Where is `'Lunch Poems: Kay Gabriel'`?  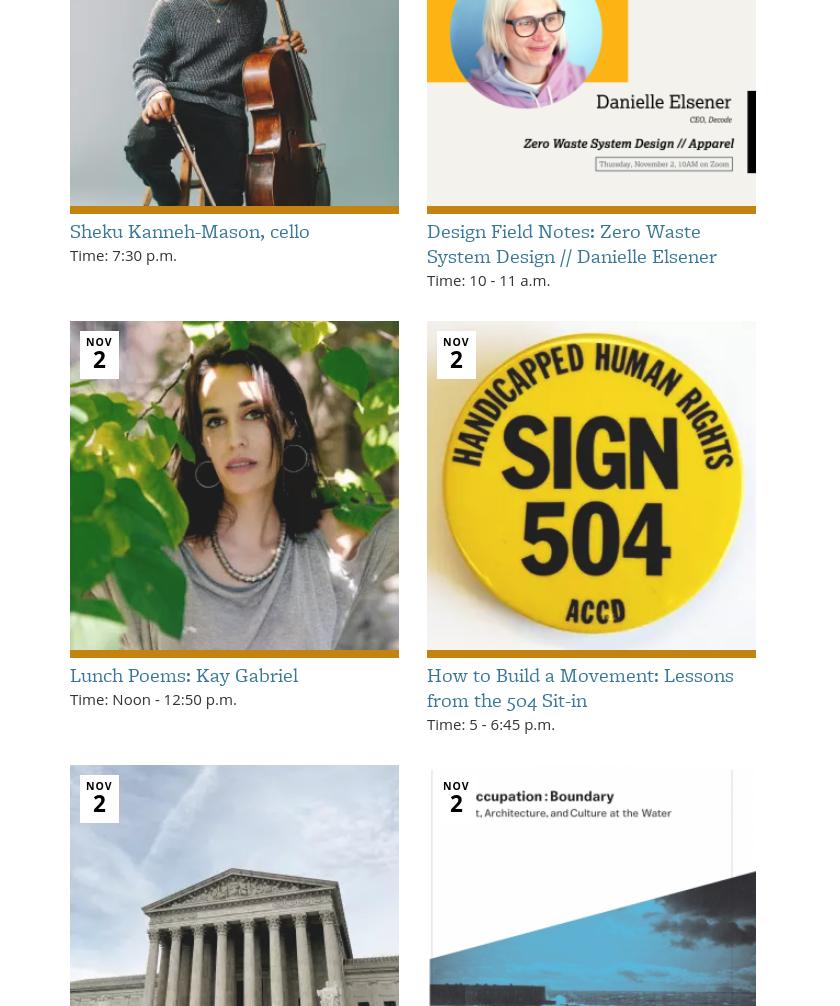 'Lunch Poems: Kay Gabriel' is located at coordinates (183, 674).